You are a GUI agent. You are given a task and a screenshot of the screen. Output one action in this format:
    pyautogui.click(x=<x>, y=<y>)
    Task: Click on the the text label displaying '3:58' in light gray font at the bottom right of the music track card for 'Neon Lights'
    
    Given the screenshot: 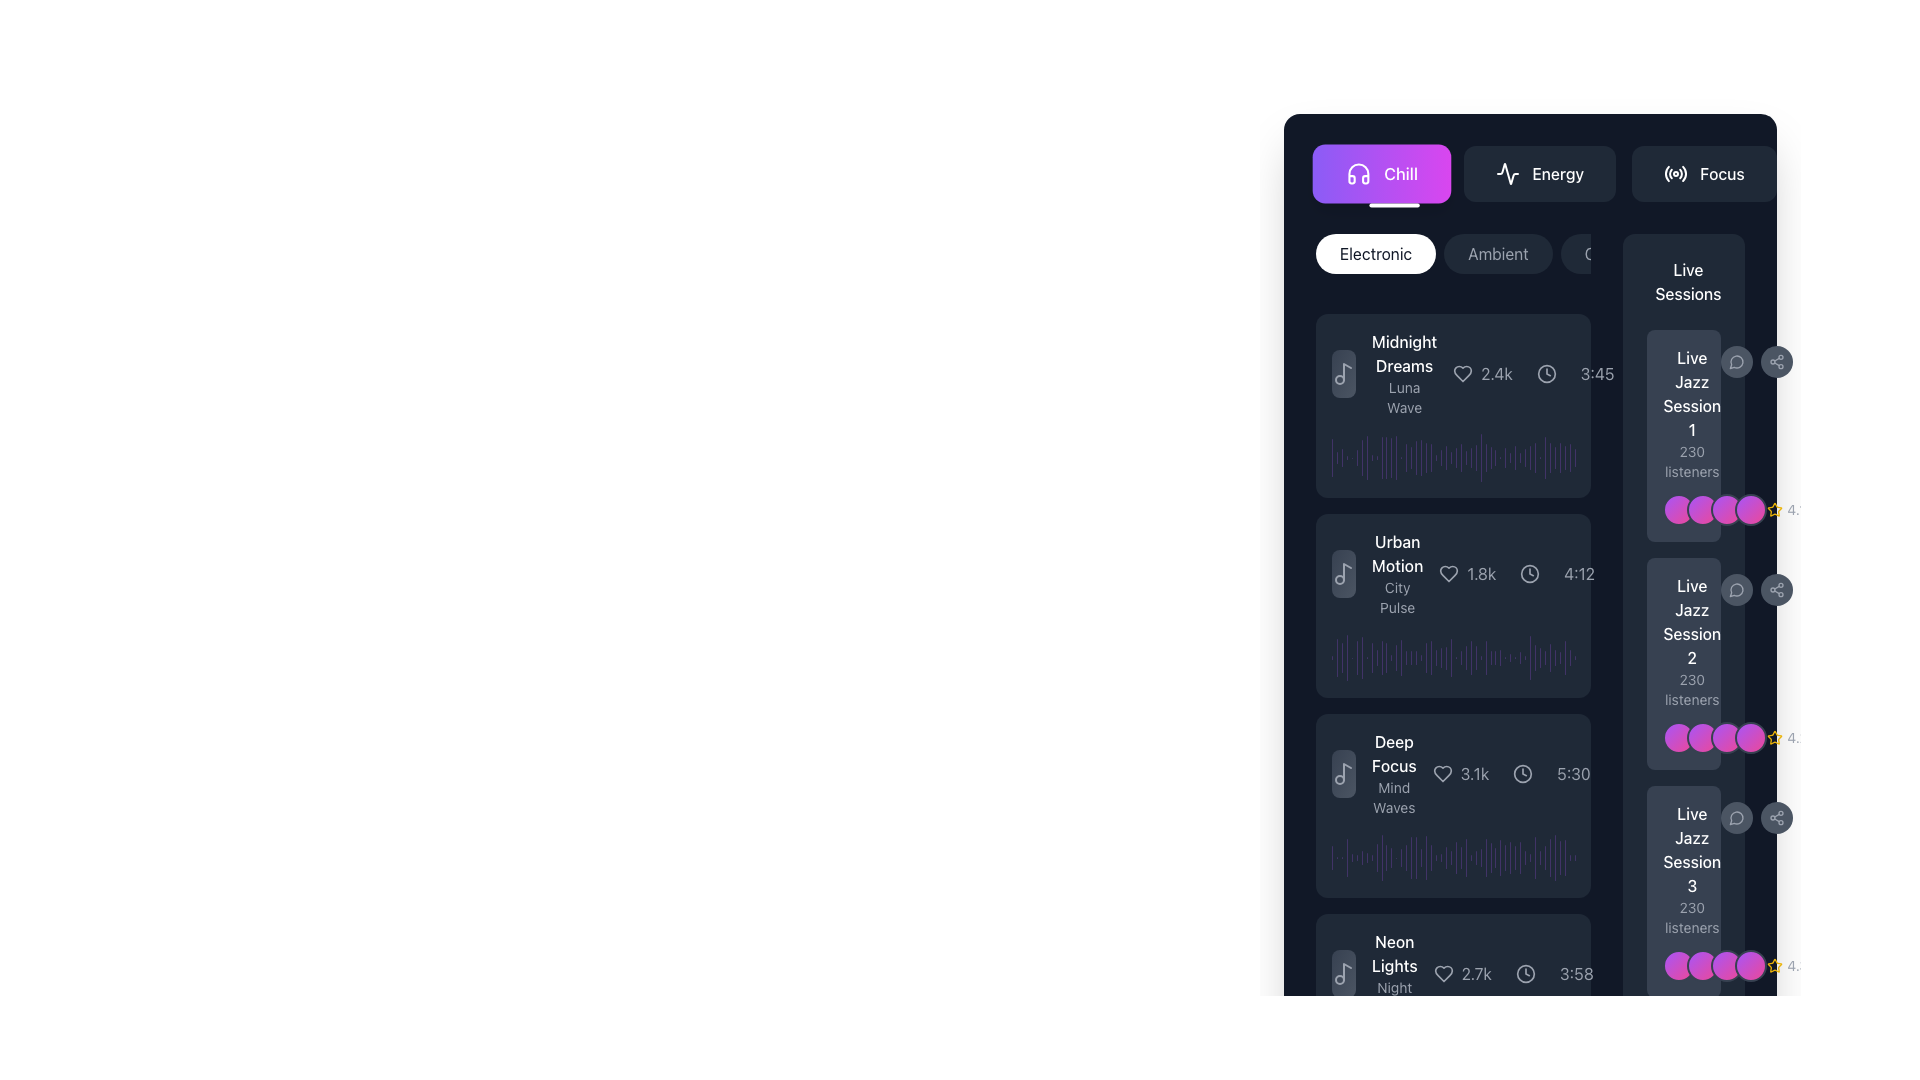 What is the action you would take?
    pyautogui.click(x=1575, y=973)
    